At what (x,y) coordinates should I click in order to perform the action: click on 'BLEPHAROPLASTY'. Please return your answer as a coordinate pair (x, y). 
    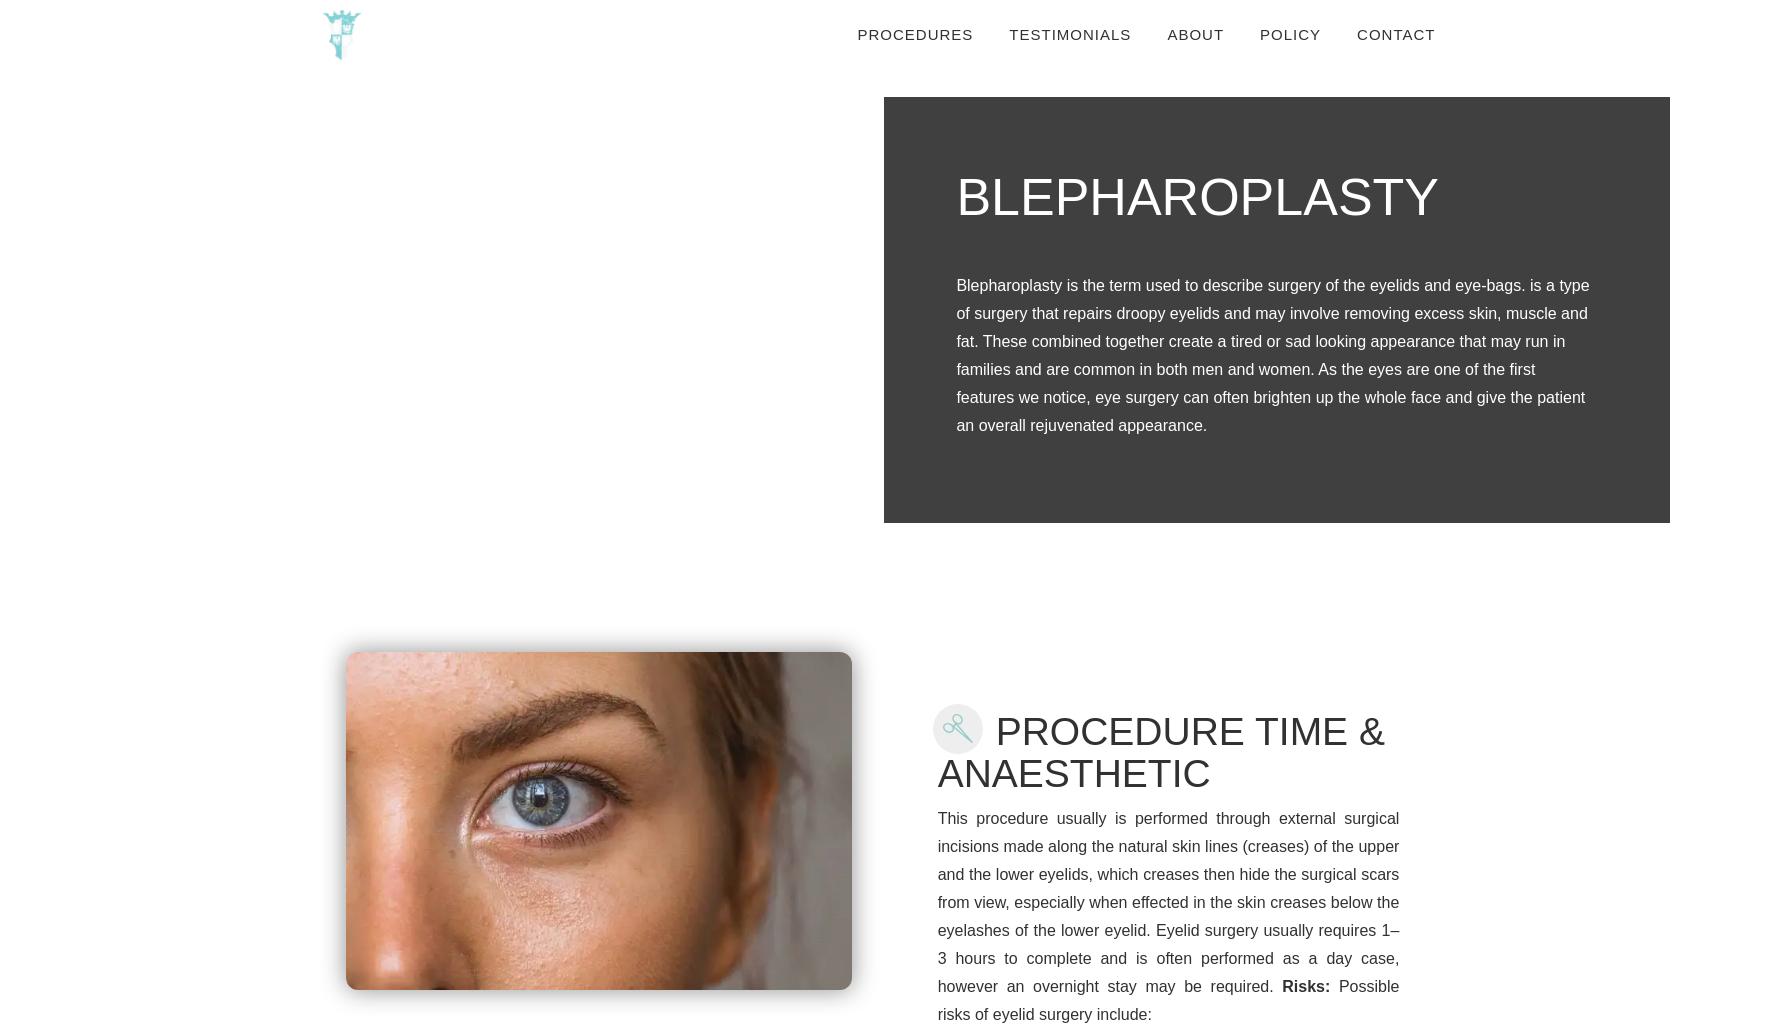
    Looking at the image, I should click on (1196, 195).